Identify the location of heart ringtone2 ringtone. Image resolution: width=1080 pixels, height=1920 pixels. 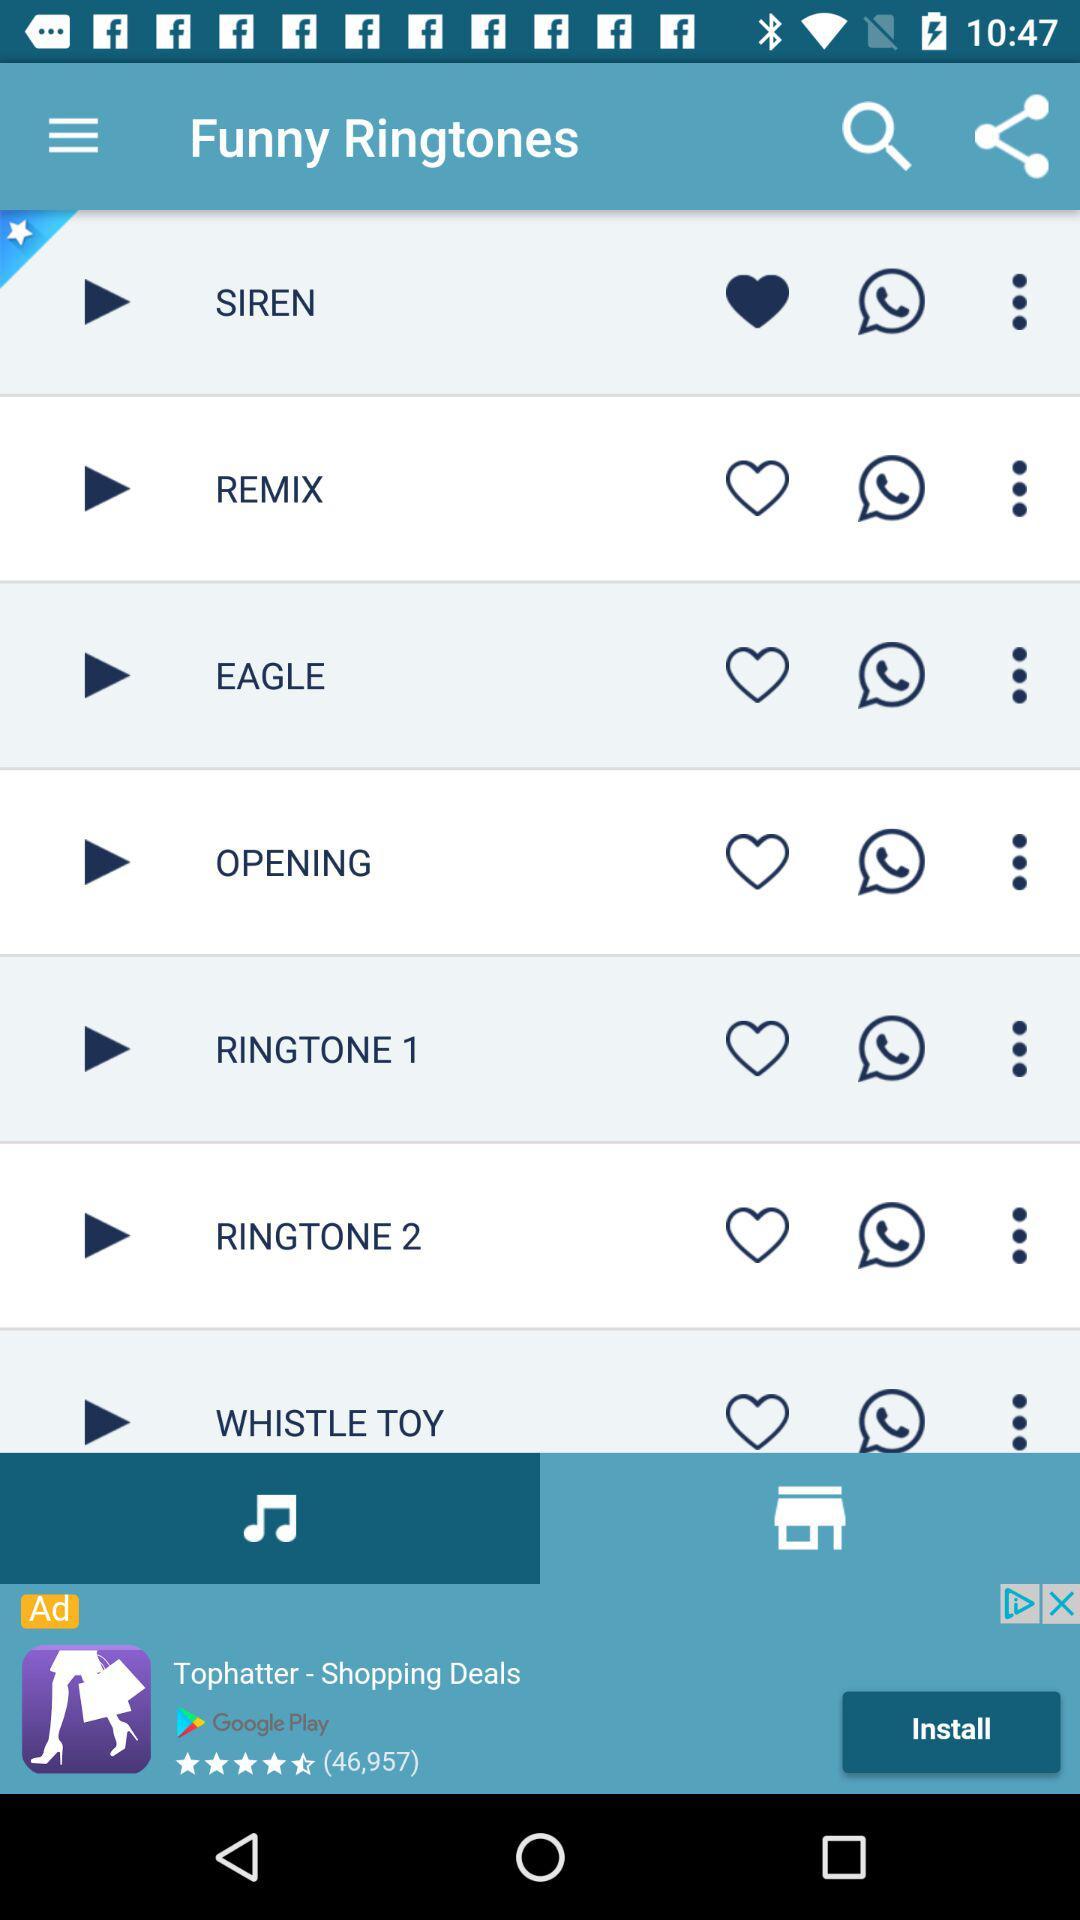
(757, 1234).